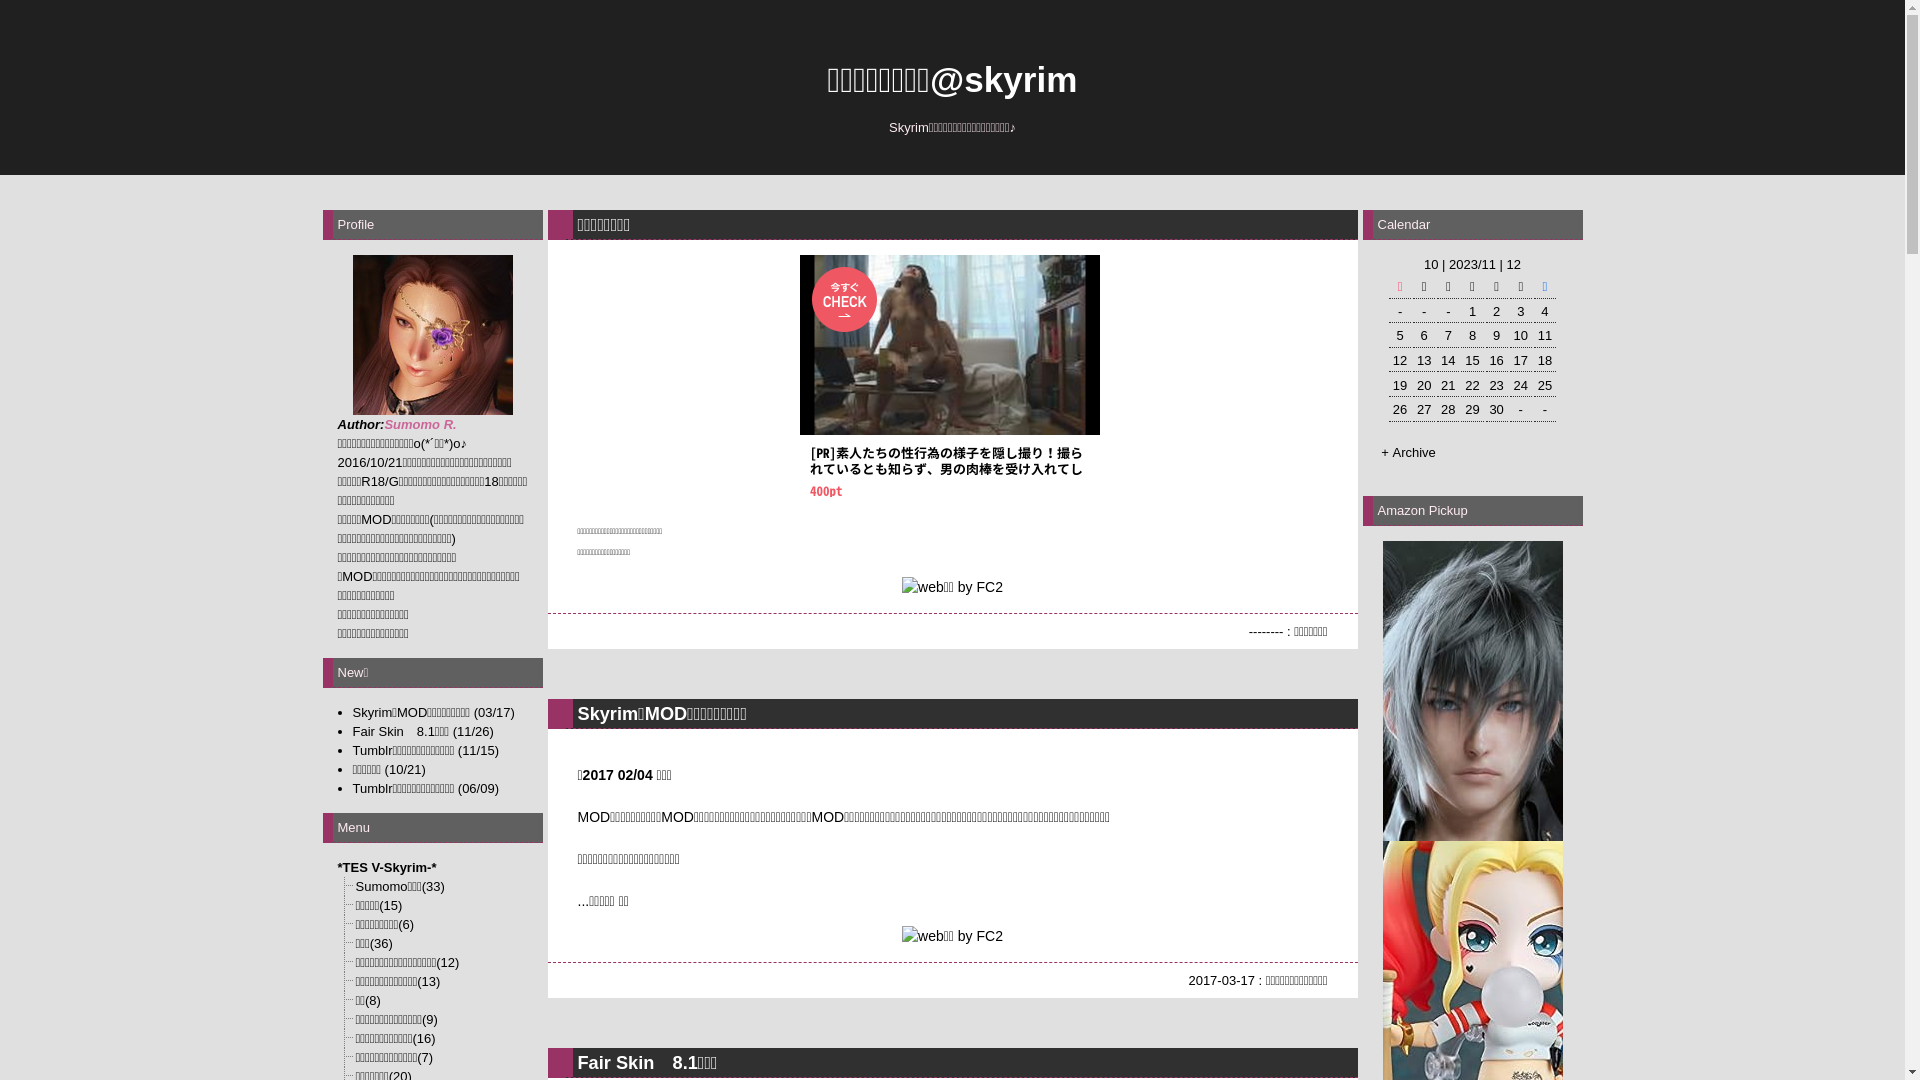 Image resolution: width=1920 pixels, height=1080 pixels. Describe the element at coordinates (1412, 452) in the screenshot. I see `'Archive'` at that location.